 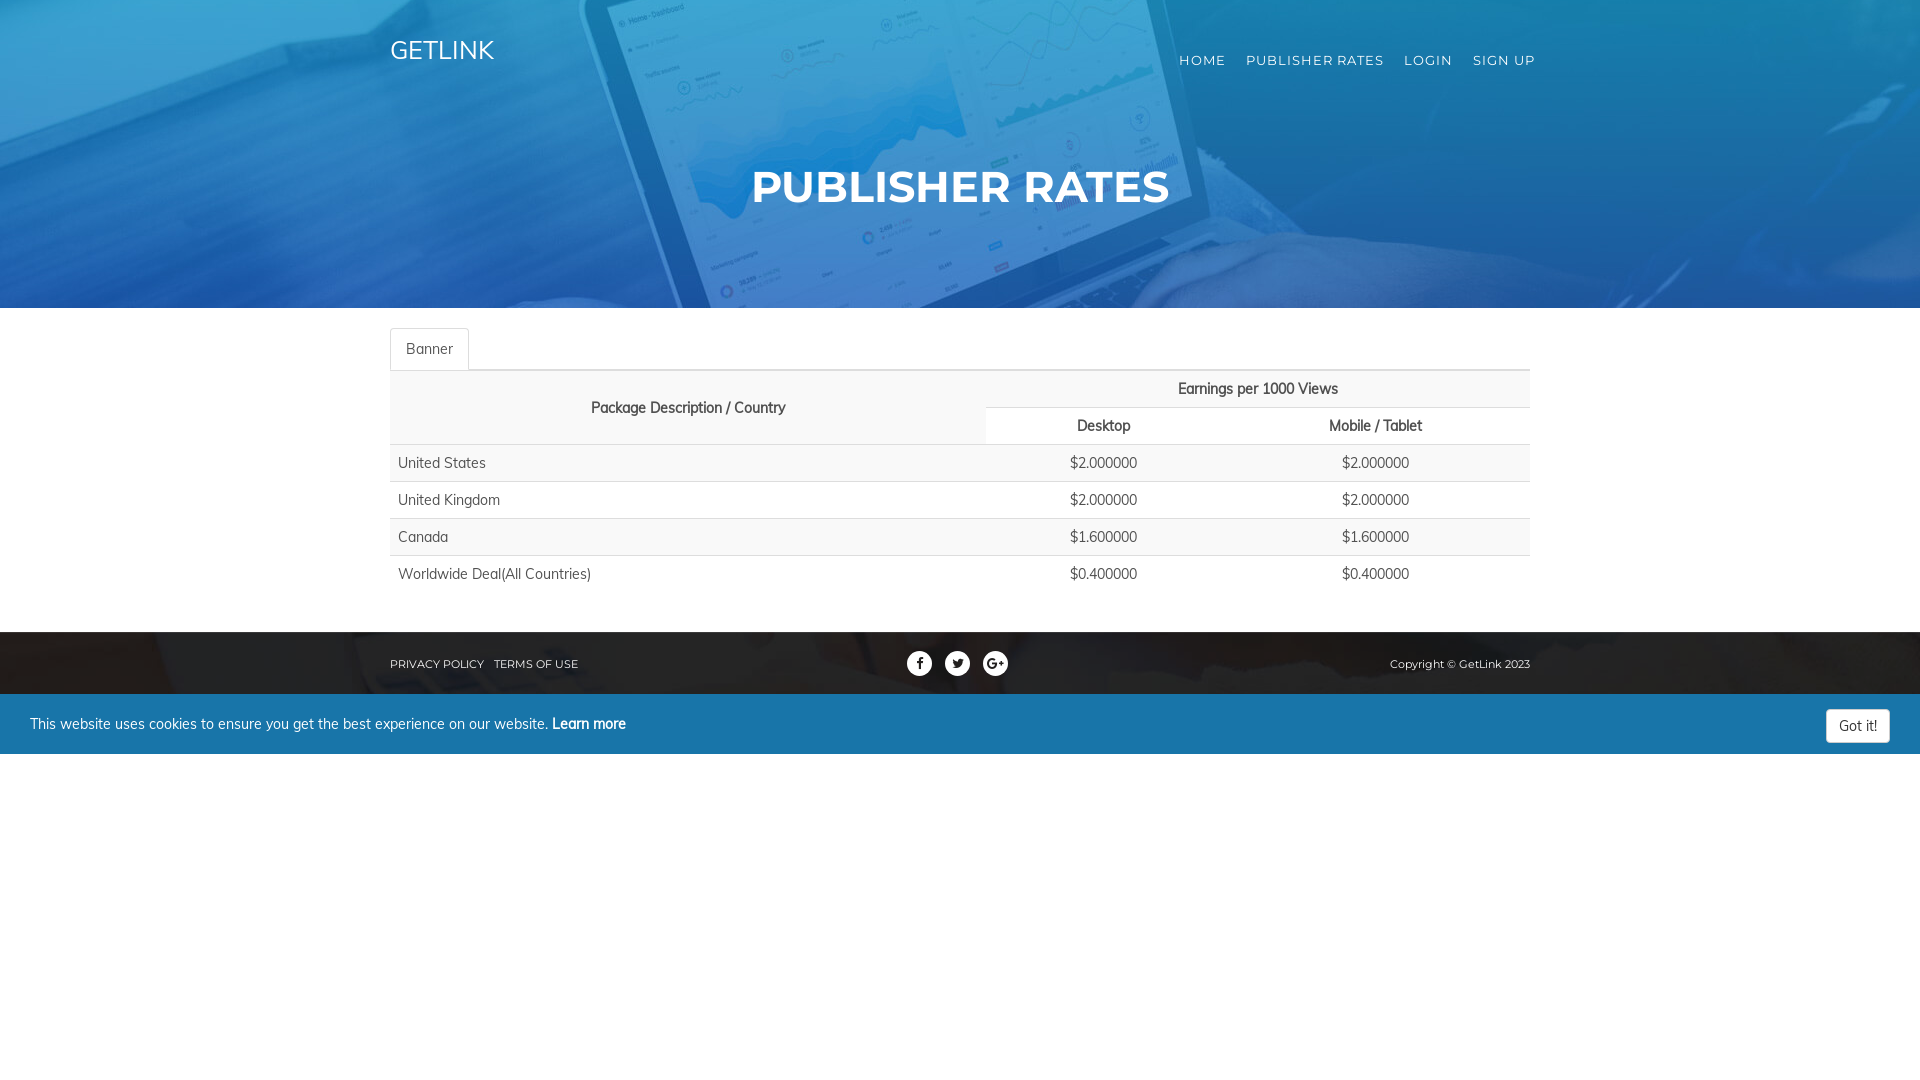 I want to click on 'LOGIN', so click(x=1427, y=59).